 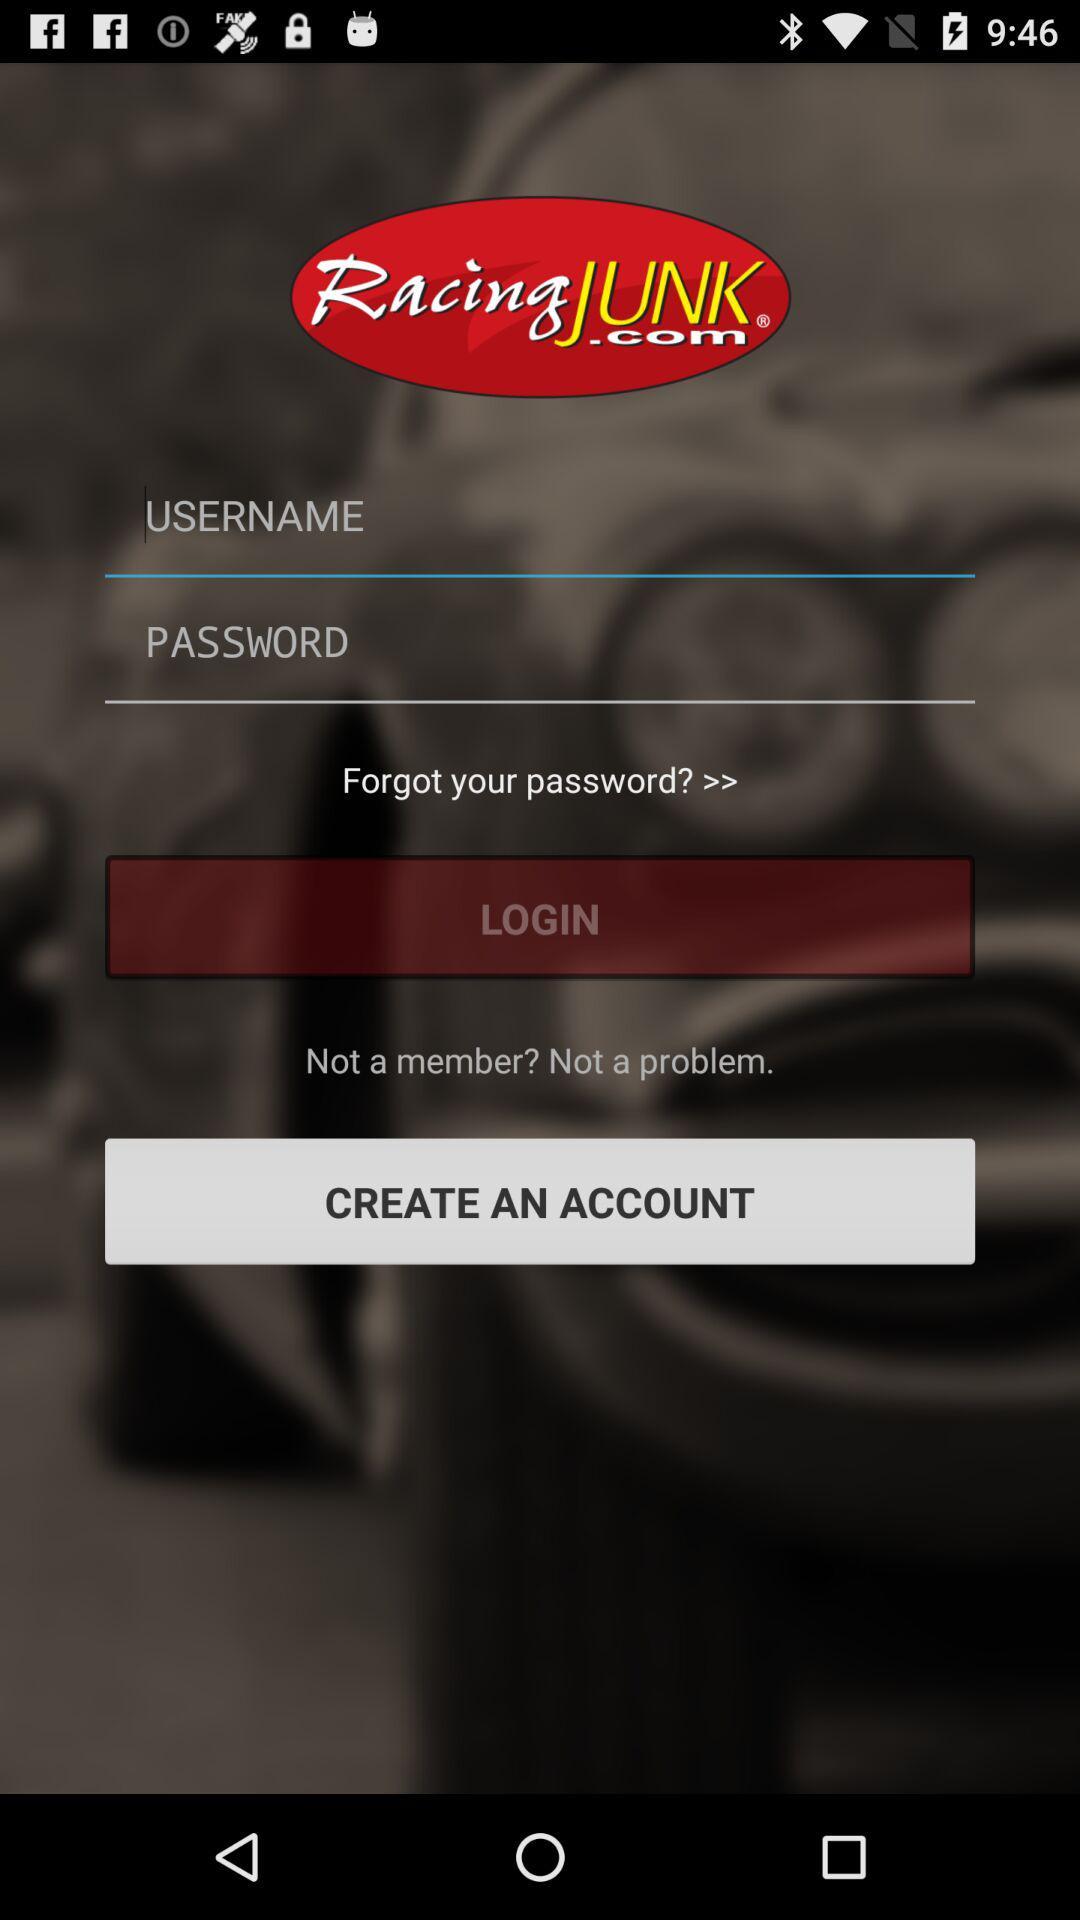 I want to click on password, so click(x=540, y=640).